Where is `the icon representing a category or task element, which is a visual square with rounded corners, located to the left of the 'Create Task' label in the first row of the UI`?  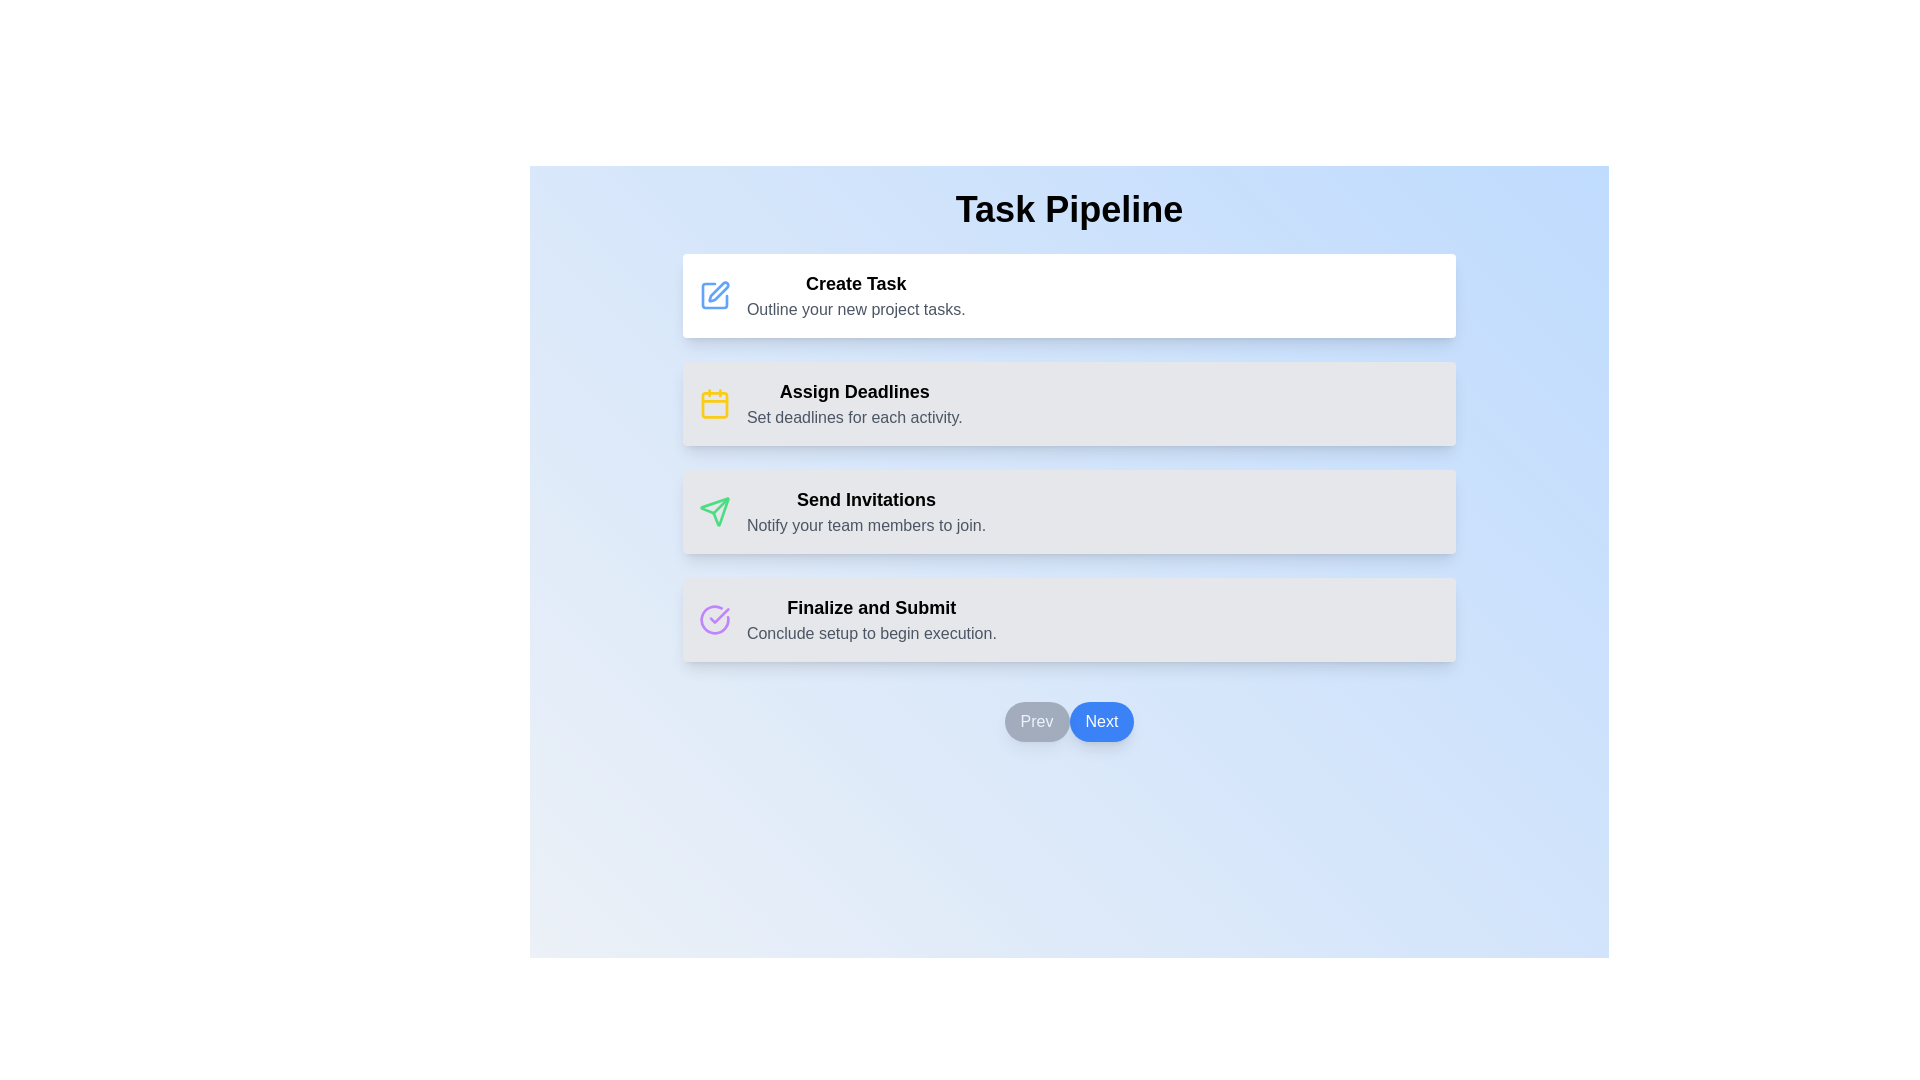
the icon representing a category or task element, which is a visual square with rounded corners, located to the left of the 'Create Task' label in the first row of the UI is located at coordinates (714, 296).